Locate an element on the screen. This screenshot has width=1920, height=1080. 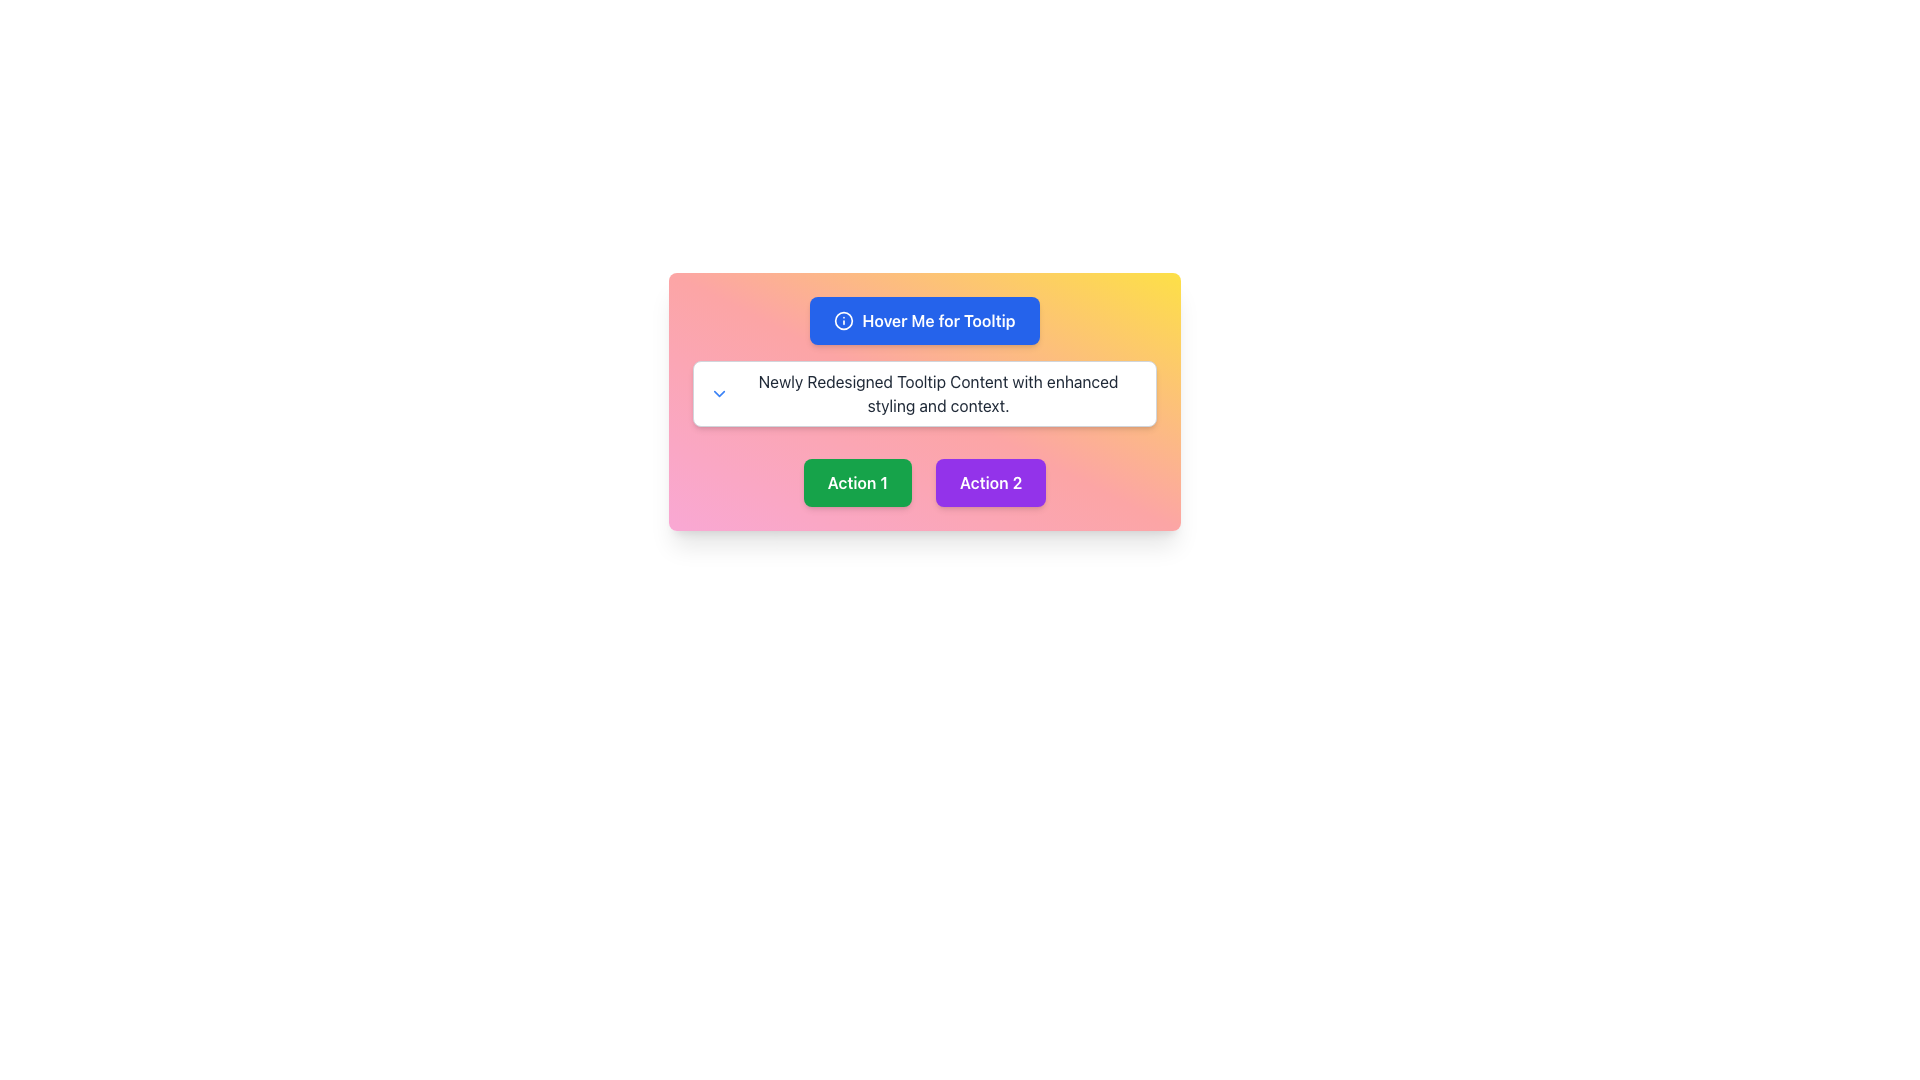
the downward chevron icon located to the left of the text message is located at coordinates (719, 393).